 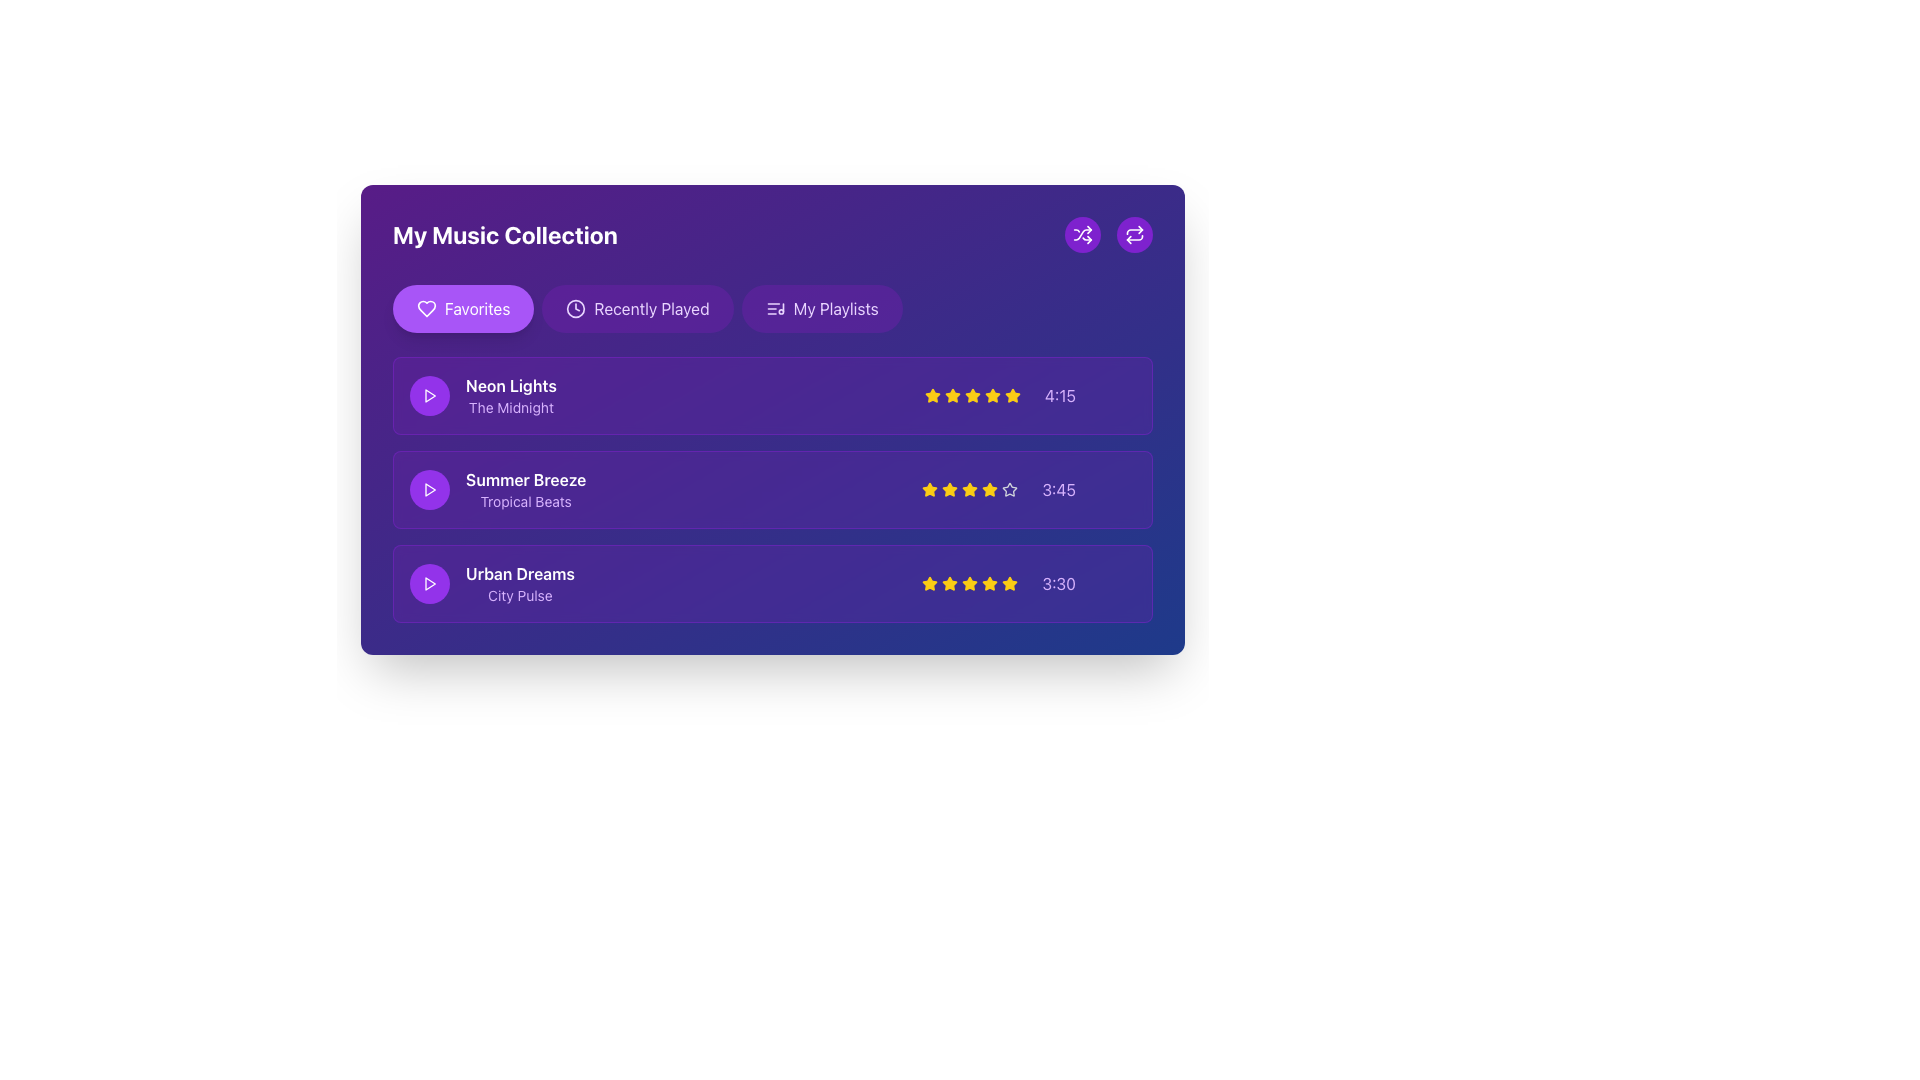 What do you see at coordinates (1117, 396) in the screenshot?
I see `the interactive menu trigger button located to the far-right of the 'Neon Lights' song row` at bounding box center [1117, 396].